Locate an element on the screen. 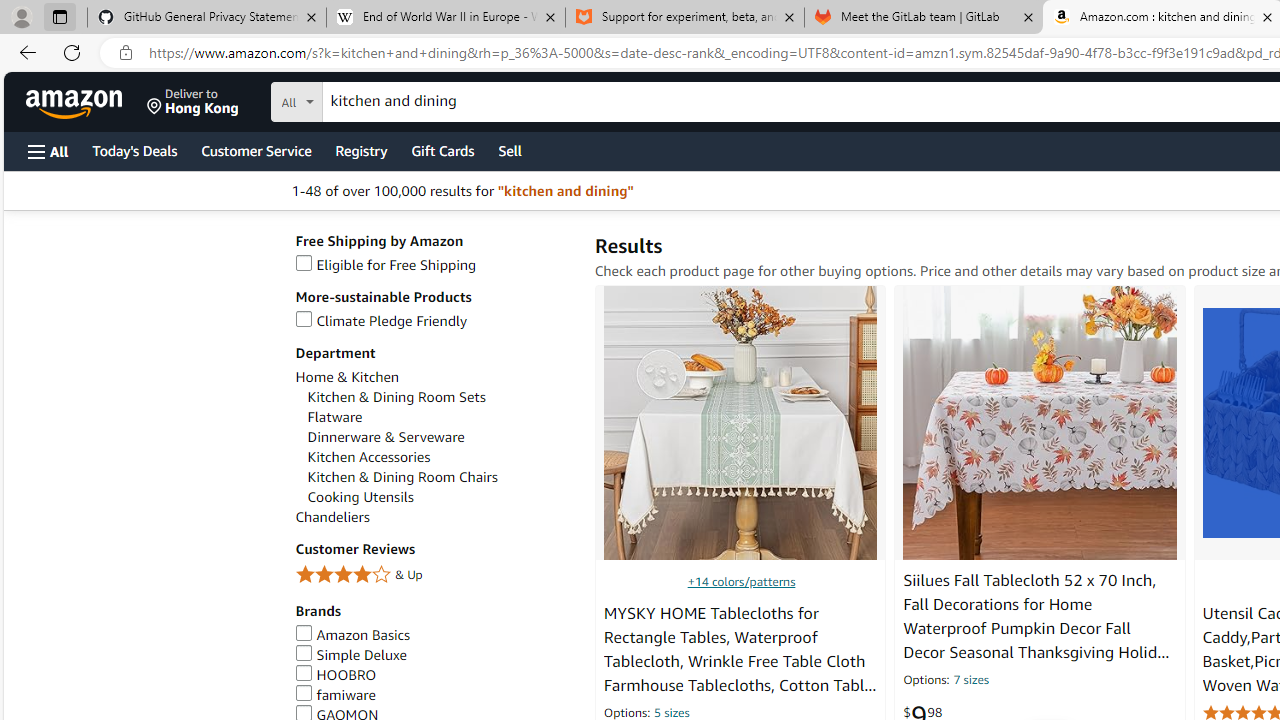  'Cooking Utensils' is located at coordinates (360, 496).